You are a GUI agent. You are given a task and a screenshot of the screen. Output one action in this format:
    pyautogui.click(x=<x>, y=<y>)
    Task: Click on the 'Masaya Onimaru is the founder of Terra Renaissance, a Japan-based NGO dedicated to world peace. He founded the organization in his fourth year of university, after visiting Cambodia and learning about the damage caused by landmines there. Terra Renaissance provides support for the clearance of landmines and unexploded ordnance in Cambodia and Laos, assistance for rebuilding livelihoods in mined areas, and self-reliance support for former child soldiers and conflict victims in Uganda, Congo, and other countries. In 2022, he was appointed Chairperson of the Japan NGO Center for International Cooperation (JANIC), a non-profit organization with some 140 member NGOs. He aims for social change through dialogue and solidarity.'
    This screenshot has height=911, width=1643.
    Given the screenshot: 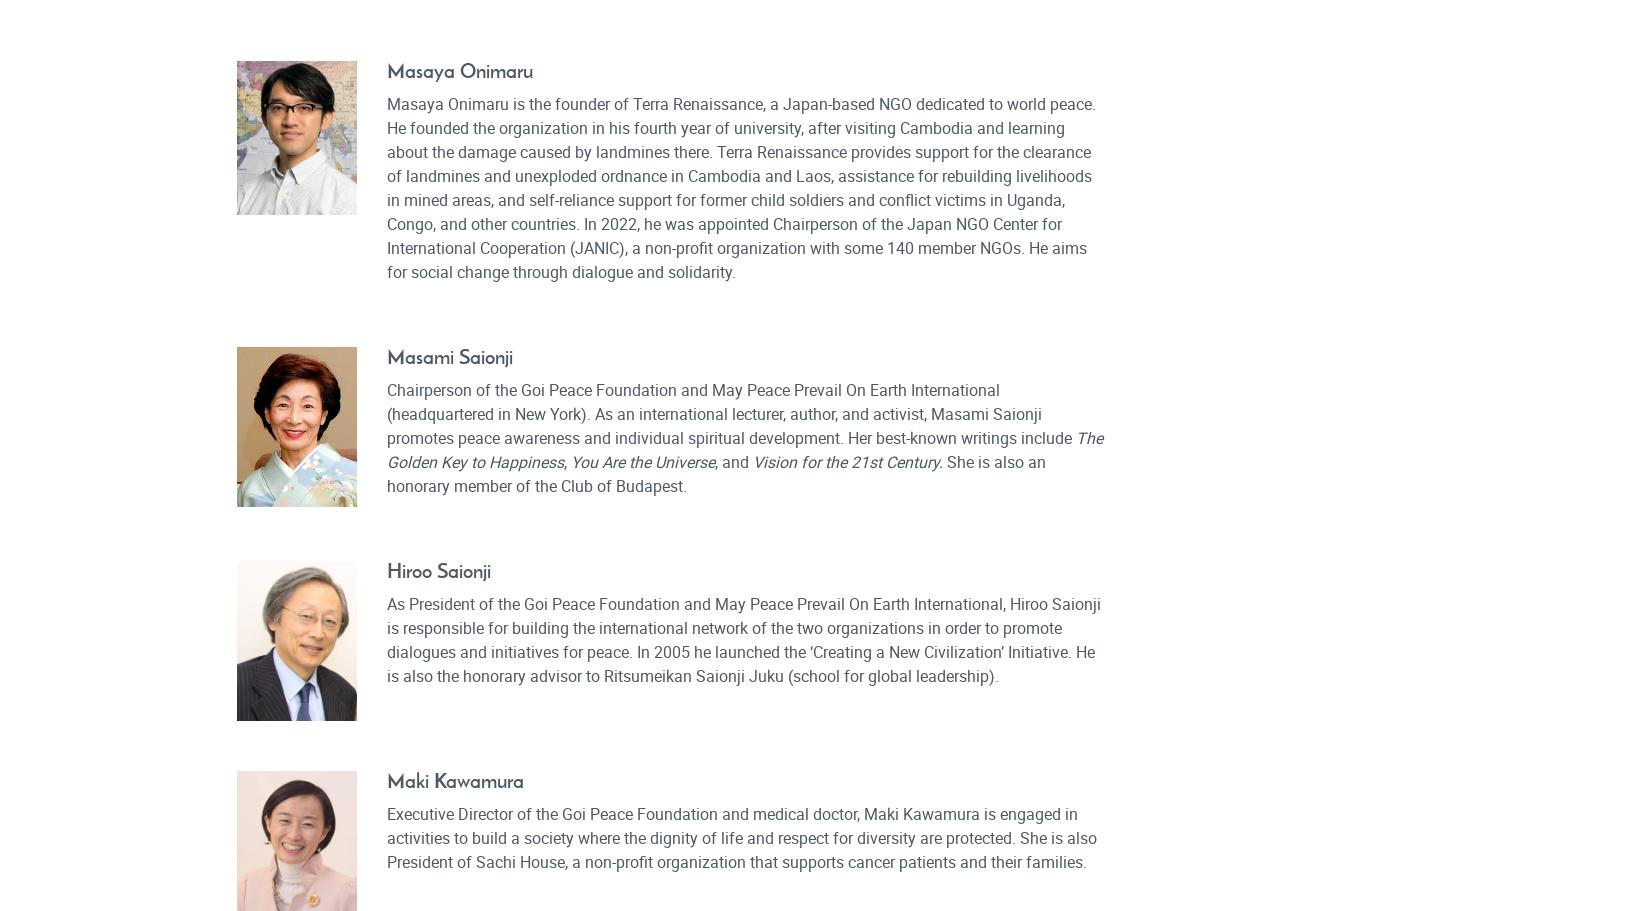 What is the action you would take?
    pyautogui.click(x=740, y=186)
    